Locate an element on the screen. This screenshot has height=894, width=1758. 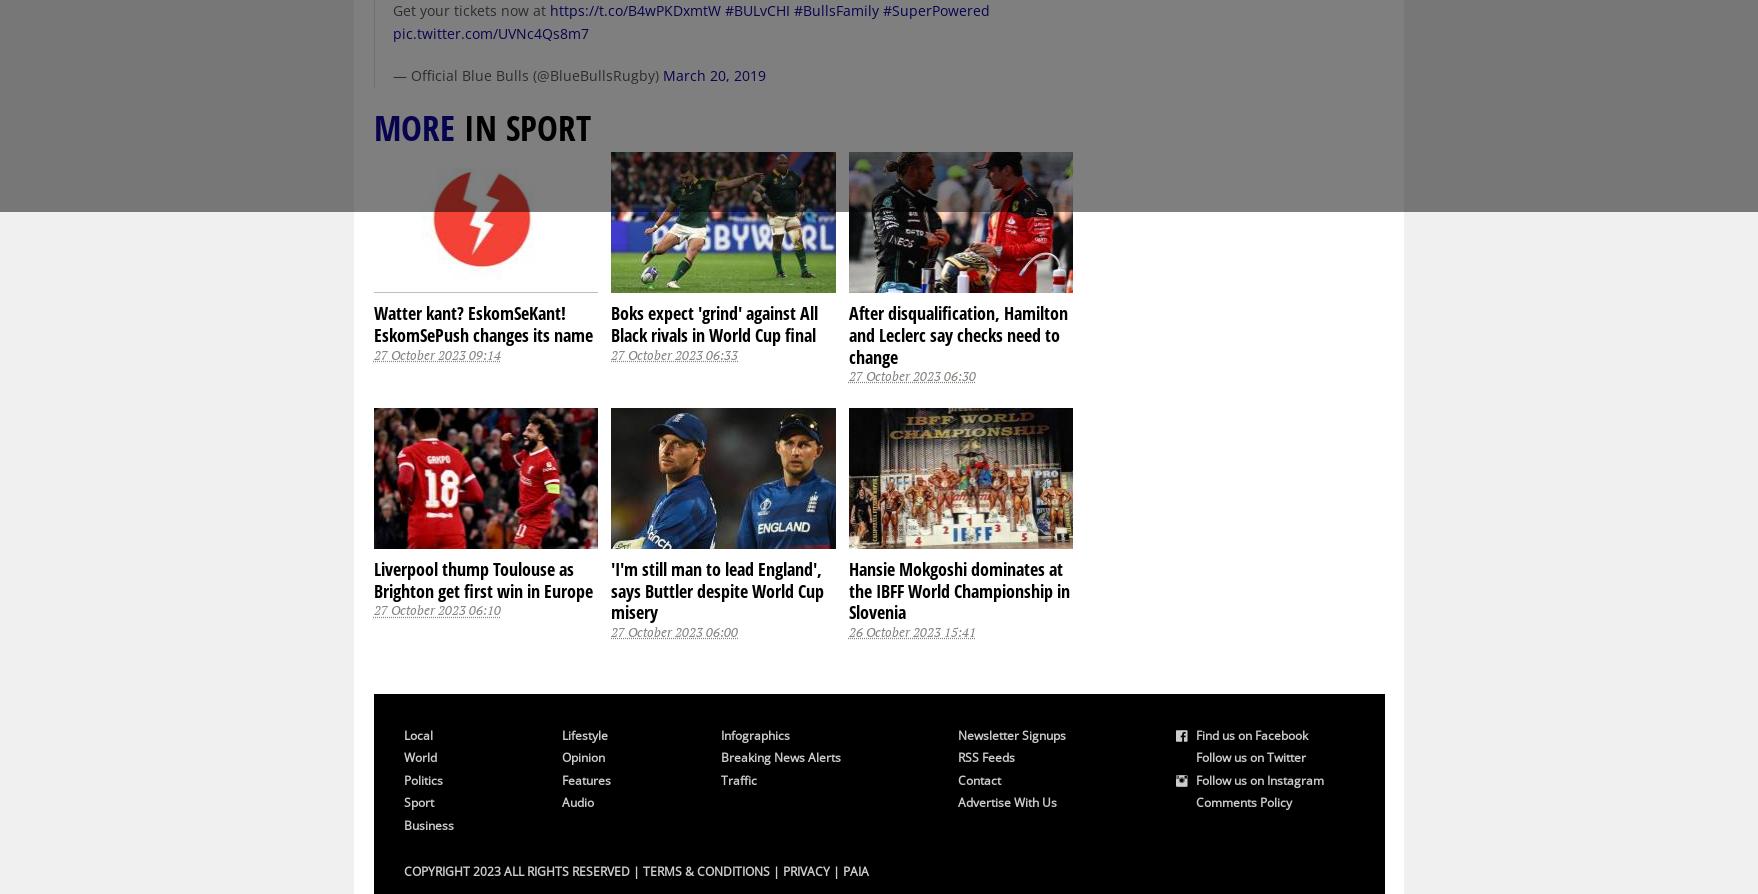
'Features' is located at coordinates (586, 778).